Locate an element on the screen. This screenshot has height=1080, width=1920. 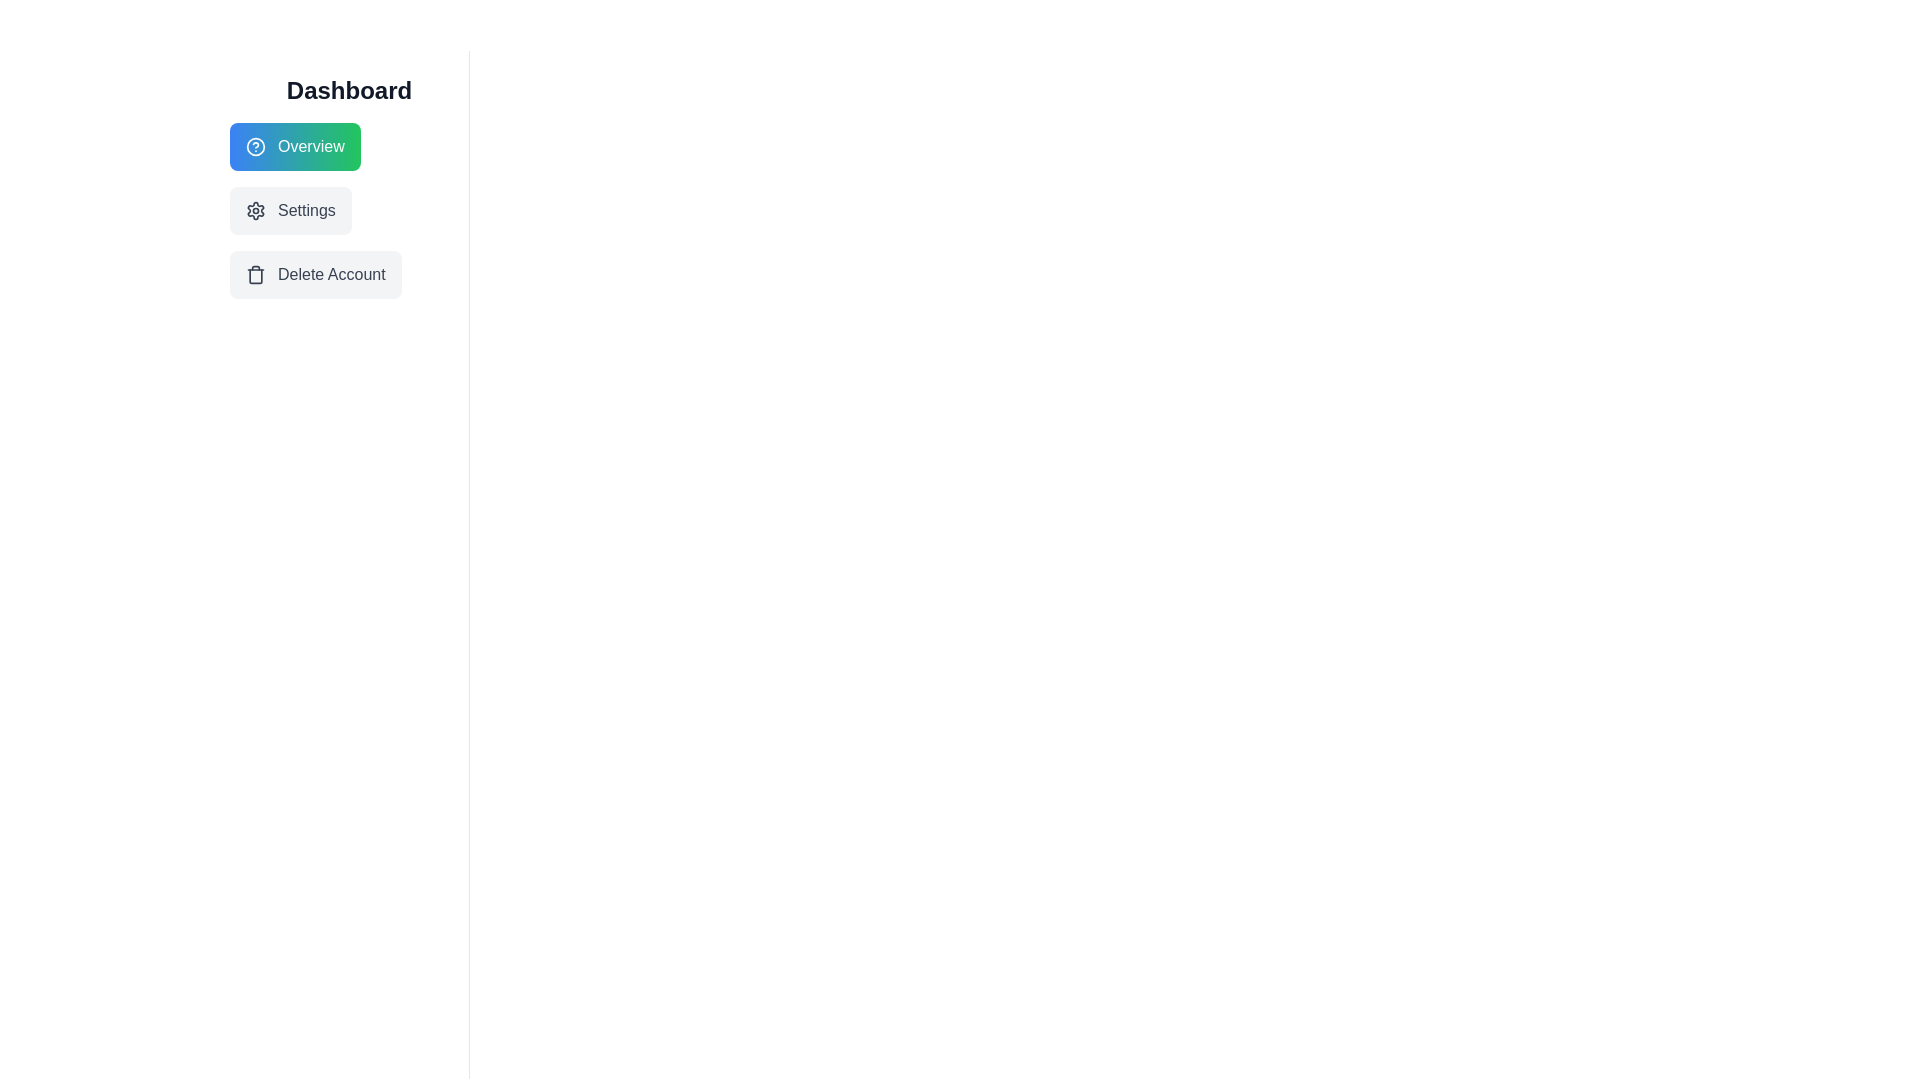
the SVG Circle element with a thin border, located near the top-left section of the interface, which represents information or help, accompanying the 'Overview' button is located at coordinates (254, 145).